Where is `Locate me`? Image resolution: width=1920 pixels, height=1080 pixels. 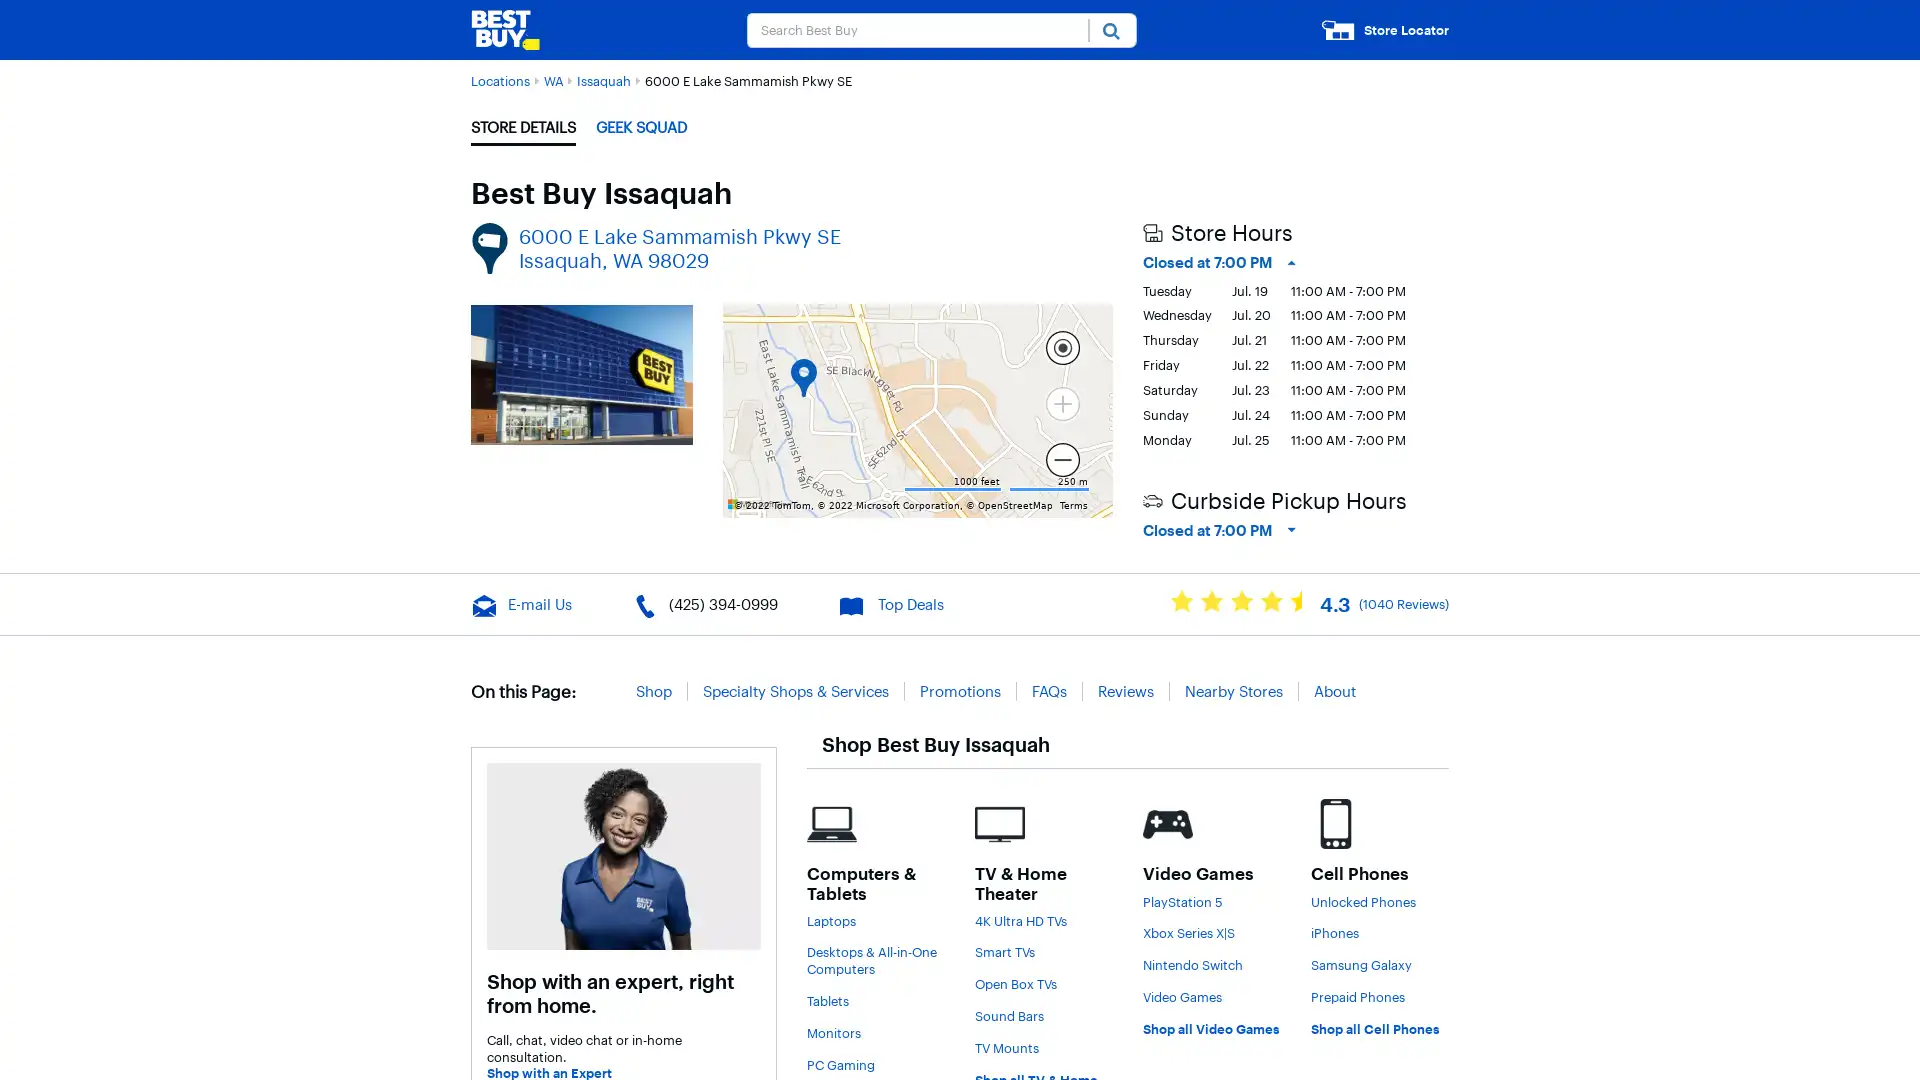 Locate me is located at coordinates (1061, 346).